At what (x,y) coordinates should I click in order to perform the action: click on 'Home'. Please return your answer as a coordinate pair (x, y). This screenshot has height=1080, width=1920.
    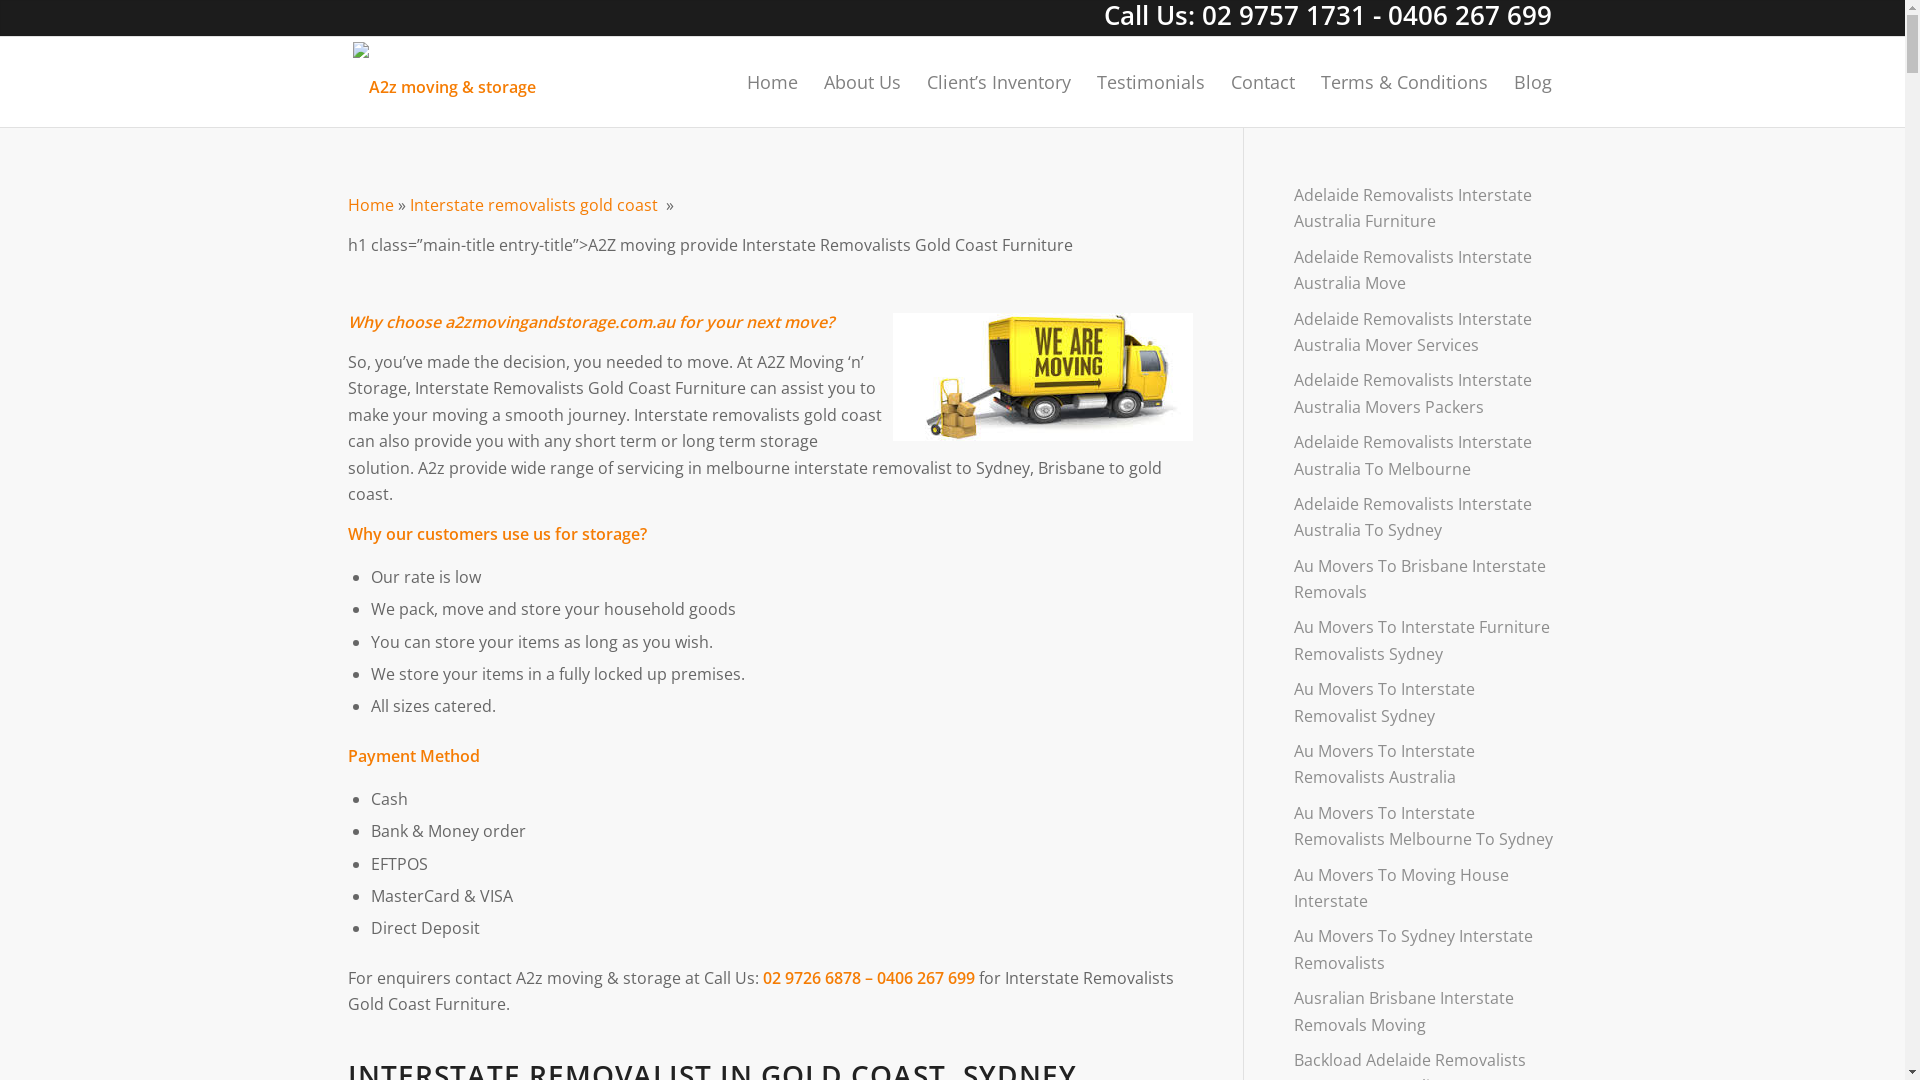
    Looking at the image, I should click on (370, 204).